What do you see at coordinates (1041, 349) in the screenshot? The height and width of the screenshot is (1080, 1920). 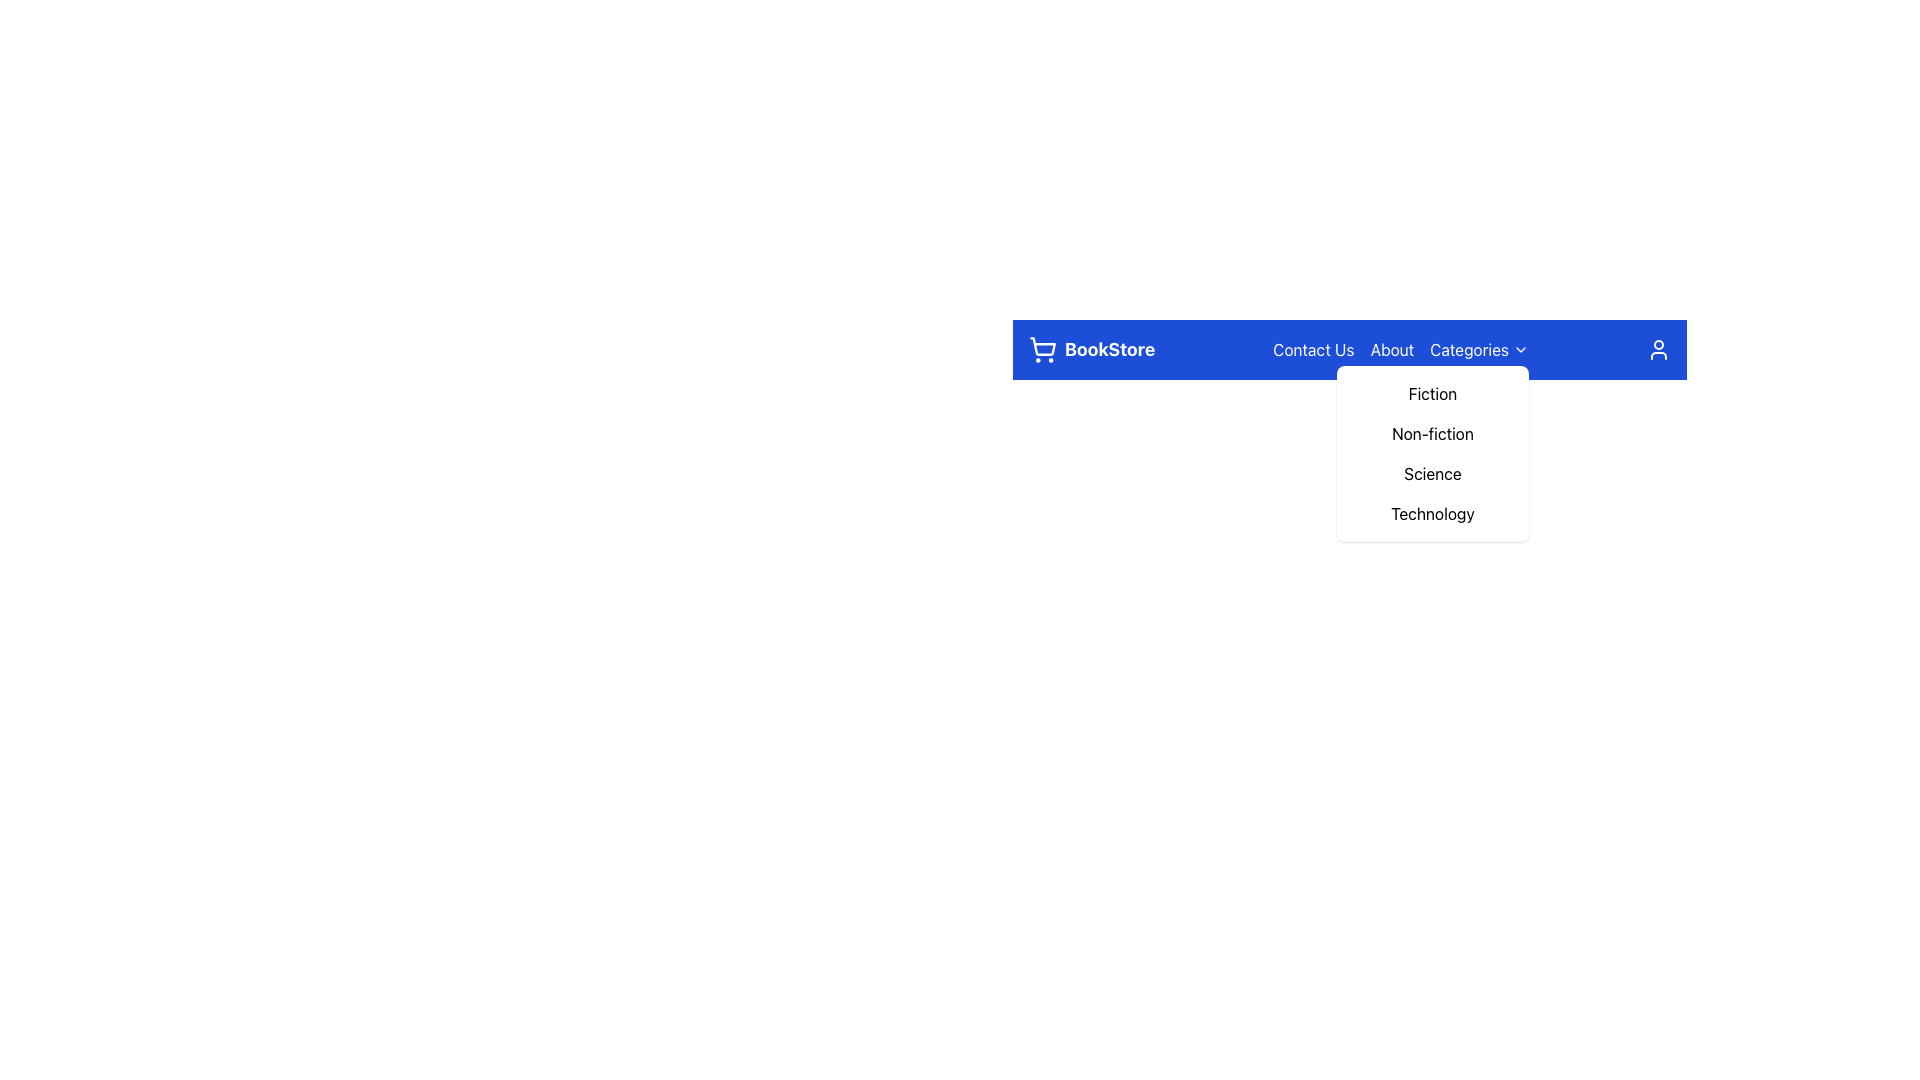 I see `the shopping cart icon located at the top-left corner of the blue header bar, which serves as a clickable button` at bounding box center [1041, 349].